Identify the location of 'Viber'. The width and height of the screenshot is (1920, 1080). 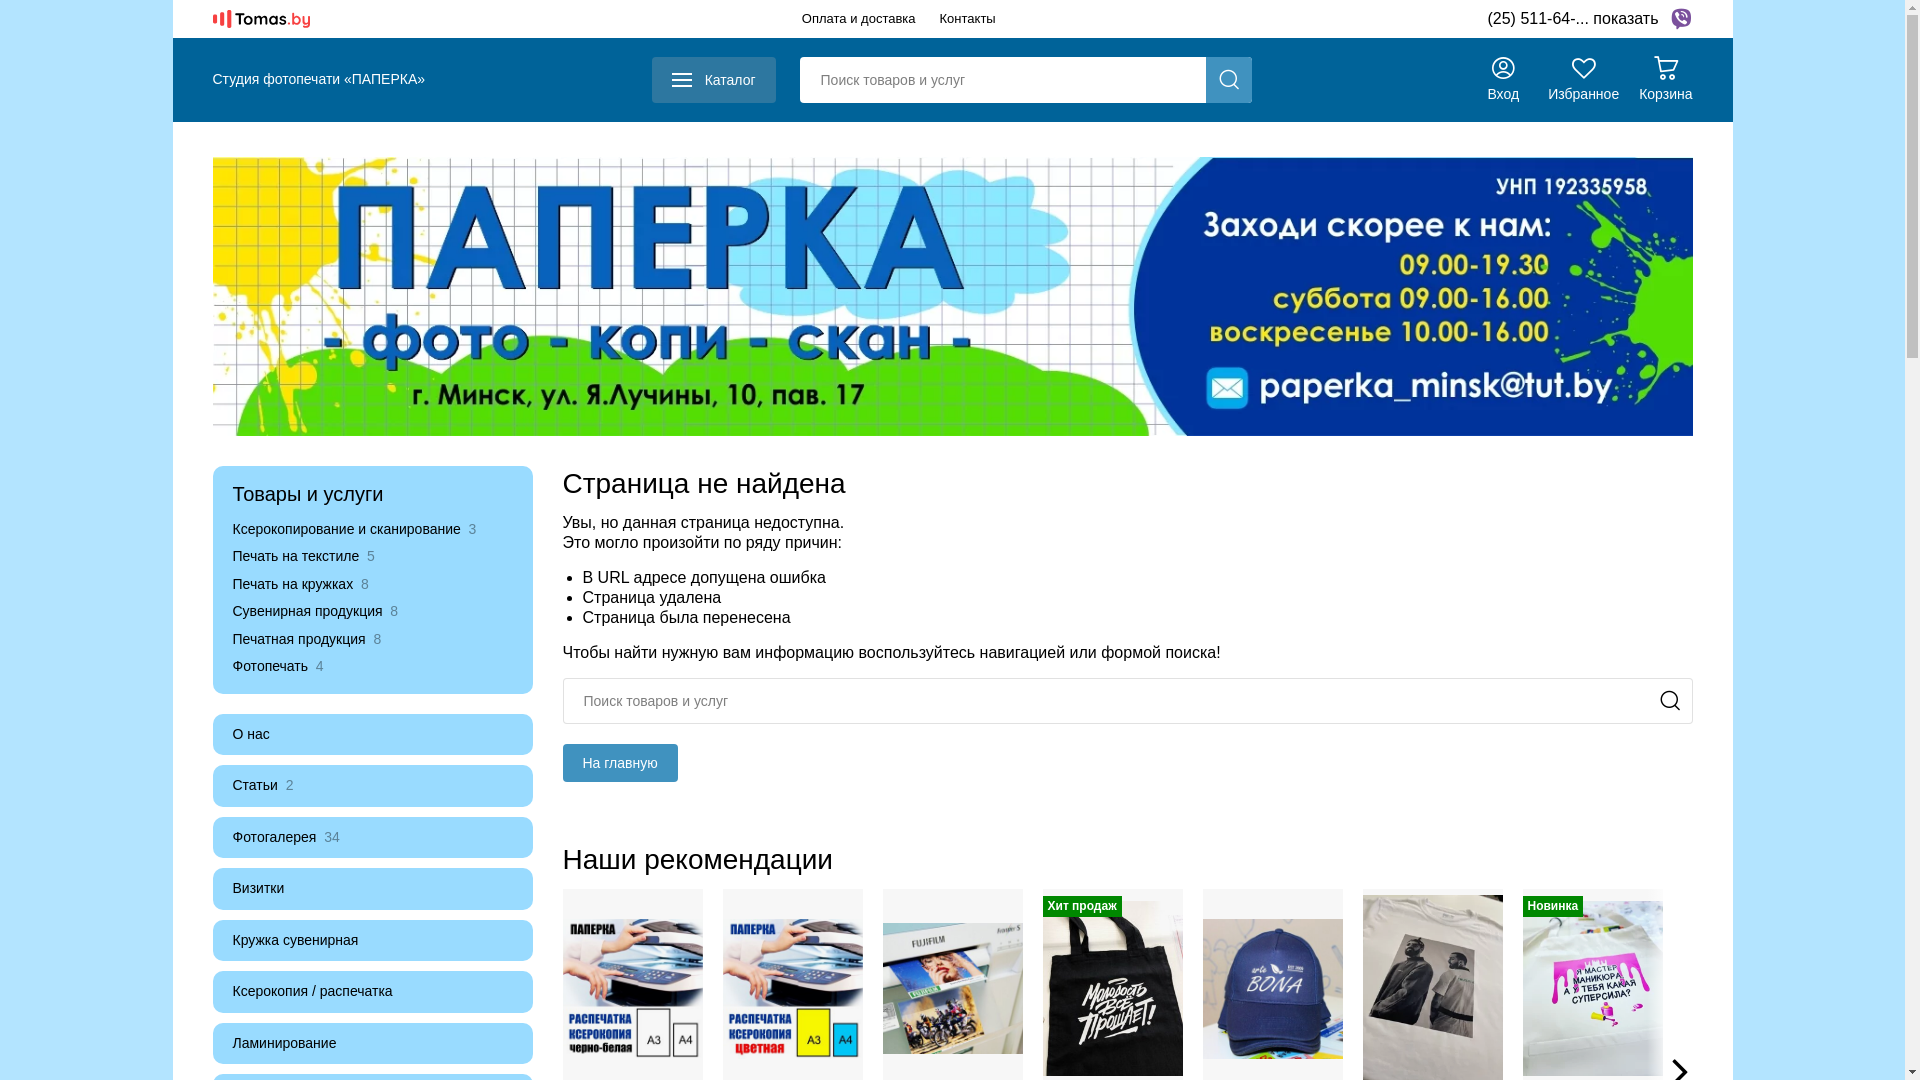
(1680, 19).